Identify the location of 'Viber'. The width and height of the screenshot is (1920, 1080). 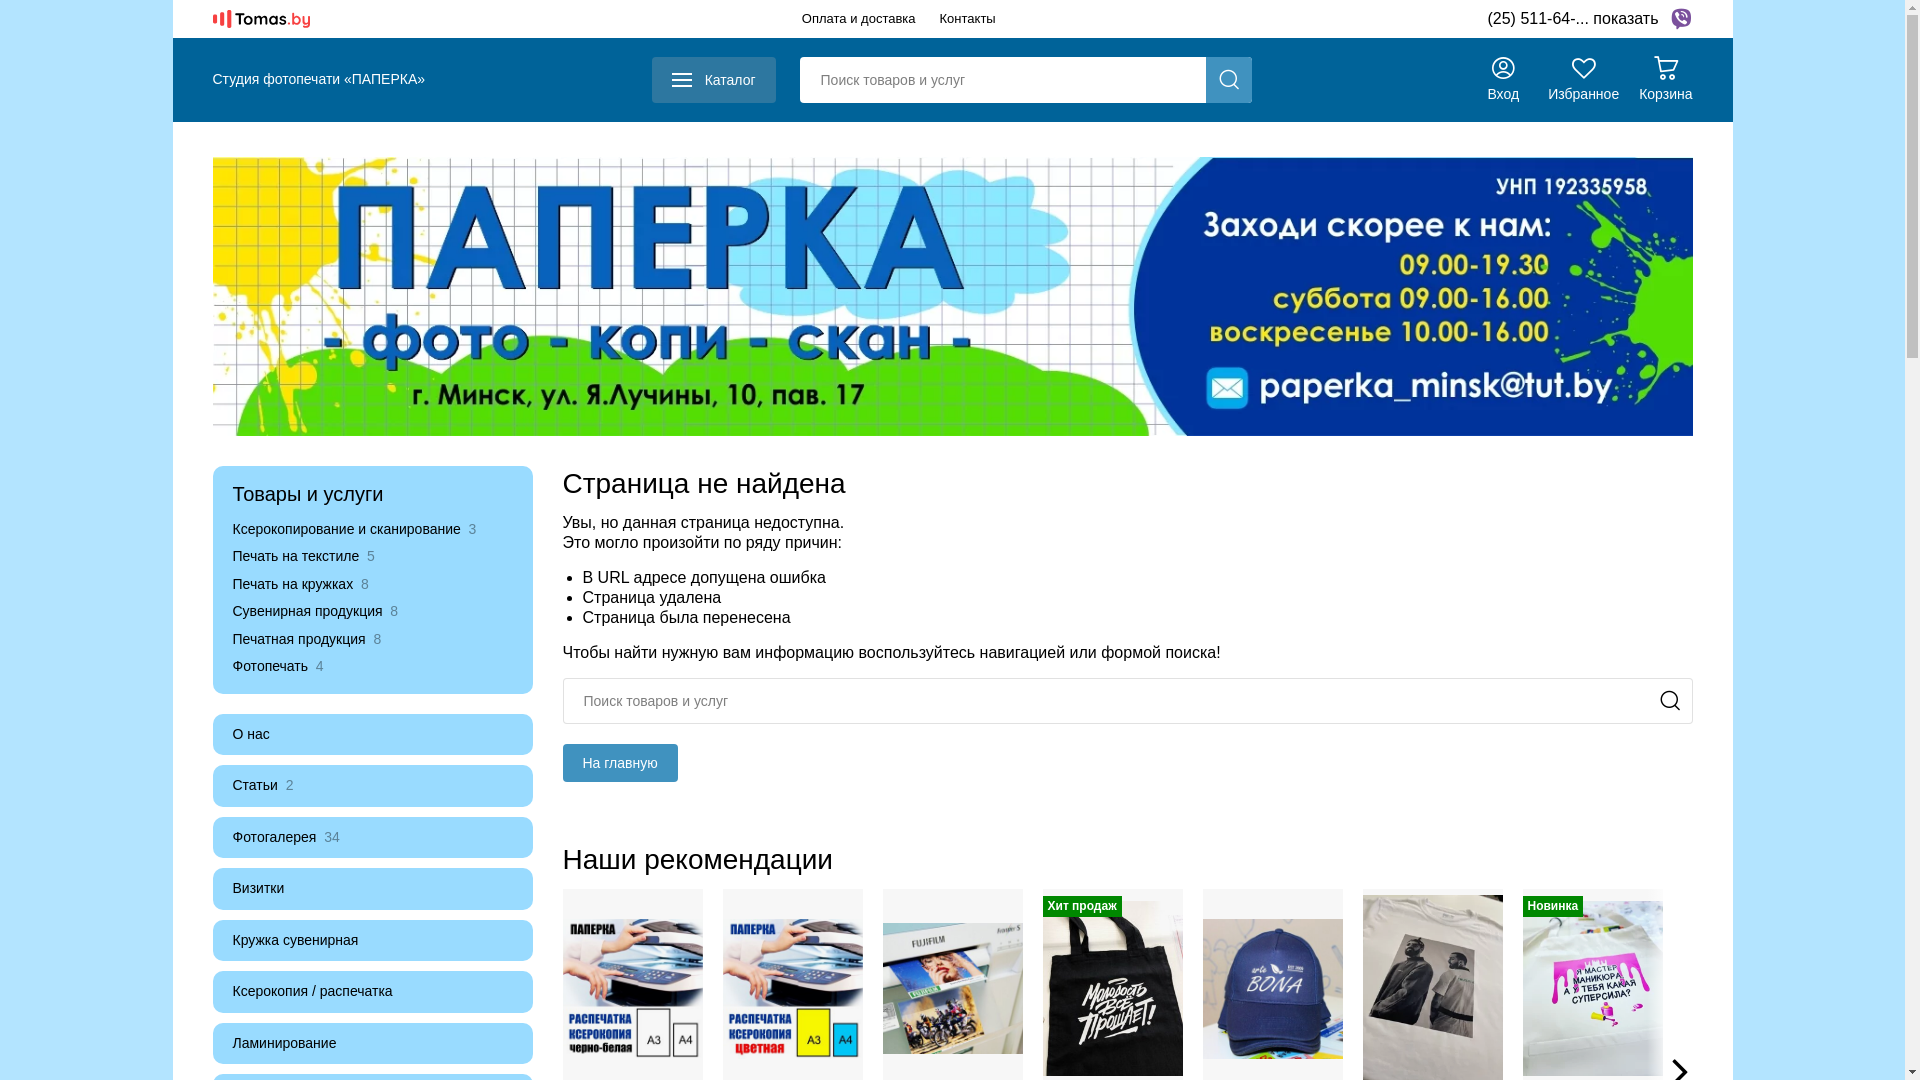
(1680, 19).